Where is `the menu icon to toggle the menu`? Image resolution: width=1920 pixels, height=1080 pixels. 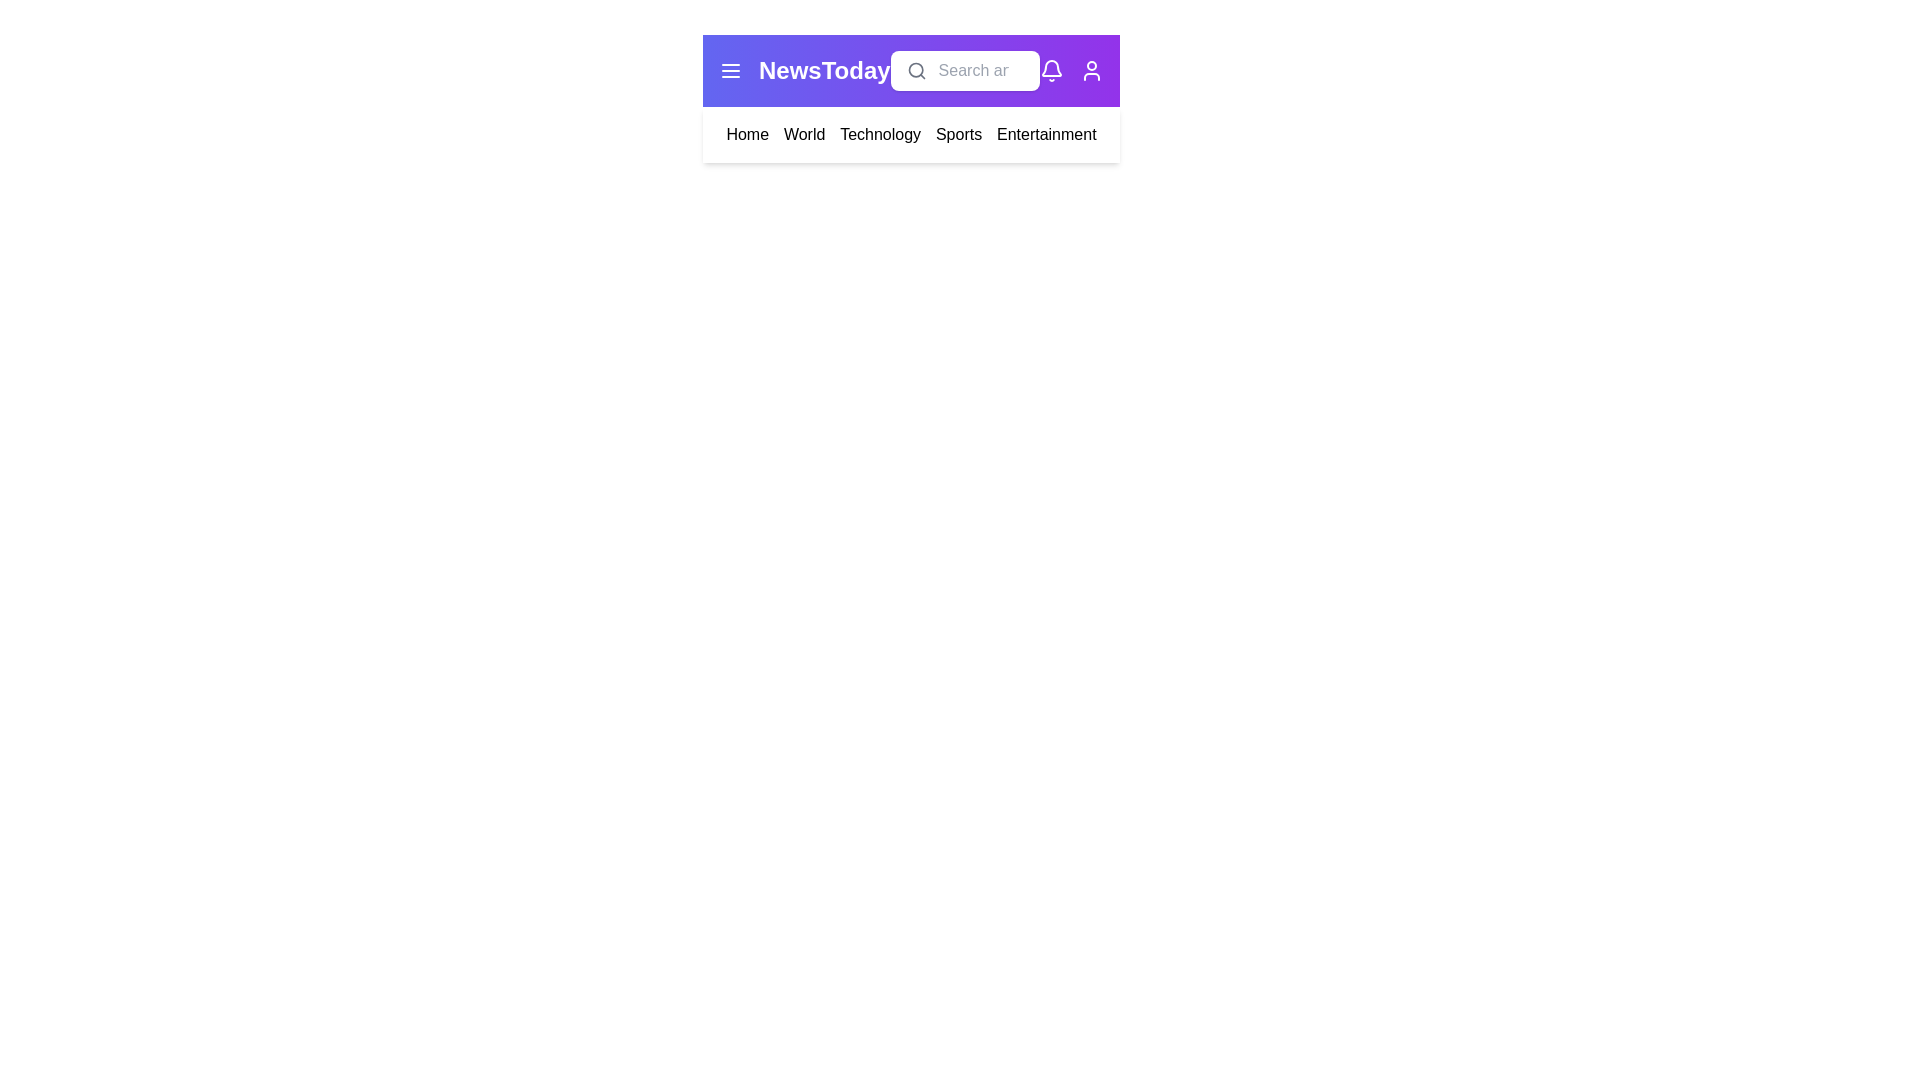
the menu icon to toggle the menu is located at coordinates (729, 69).